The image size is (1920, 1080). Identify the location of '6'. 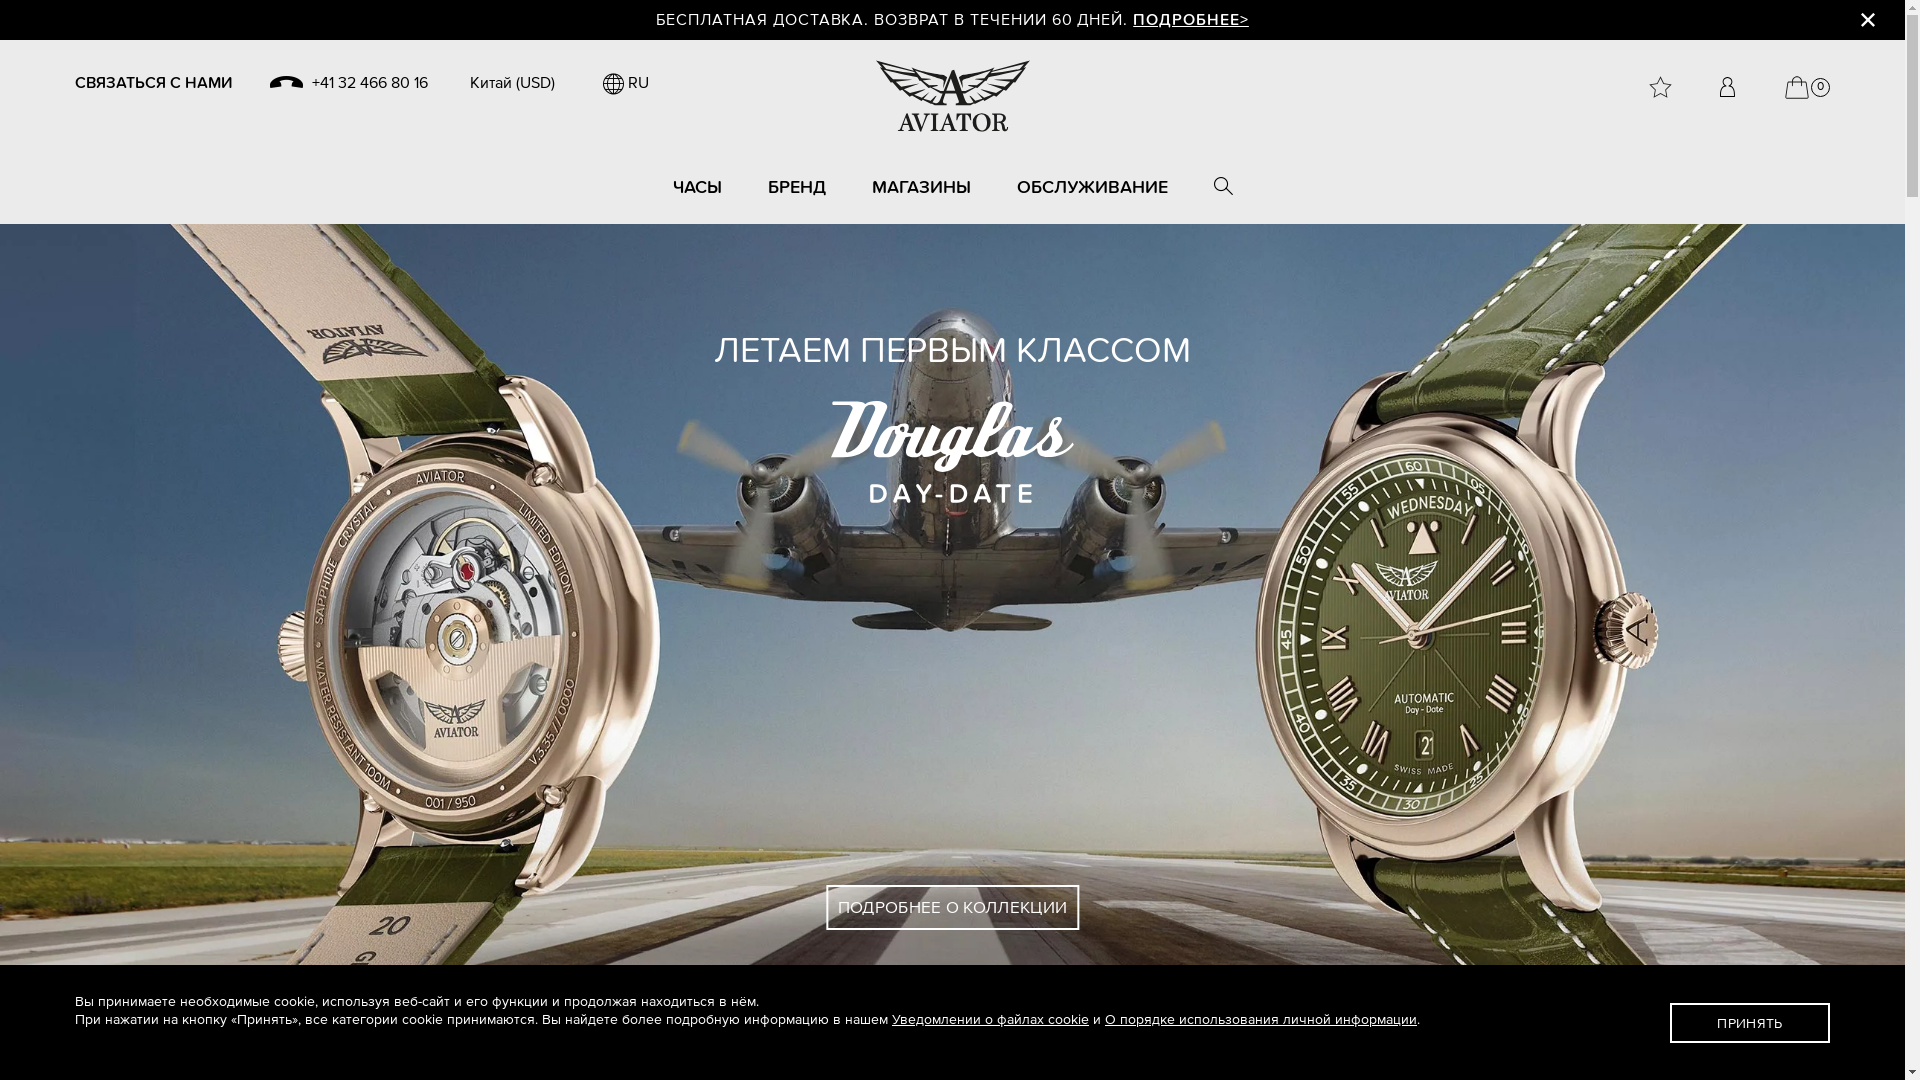
(995, 1030).